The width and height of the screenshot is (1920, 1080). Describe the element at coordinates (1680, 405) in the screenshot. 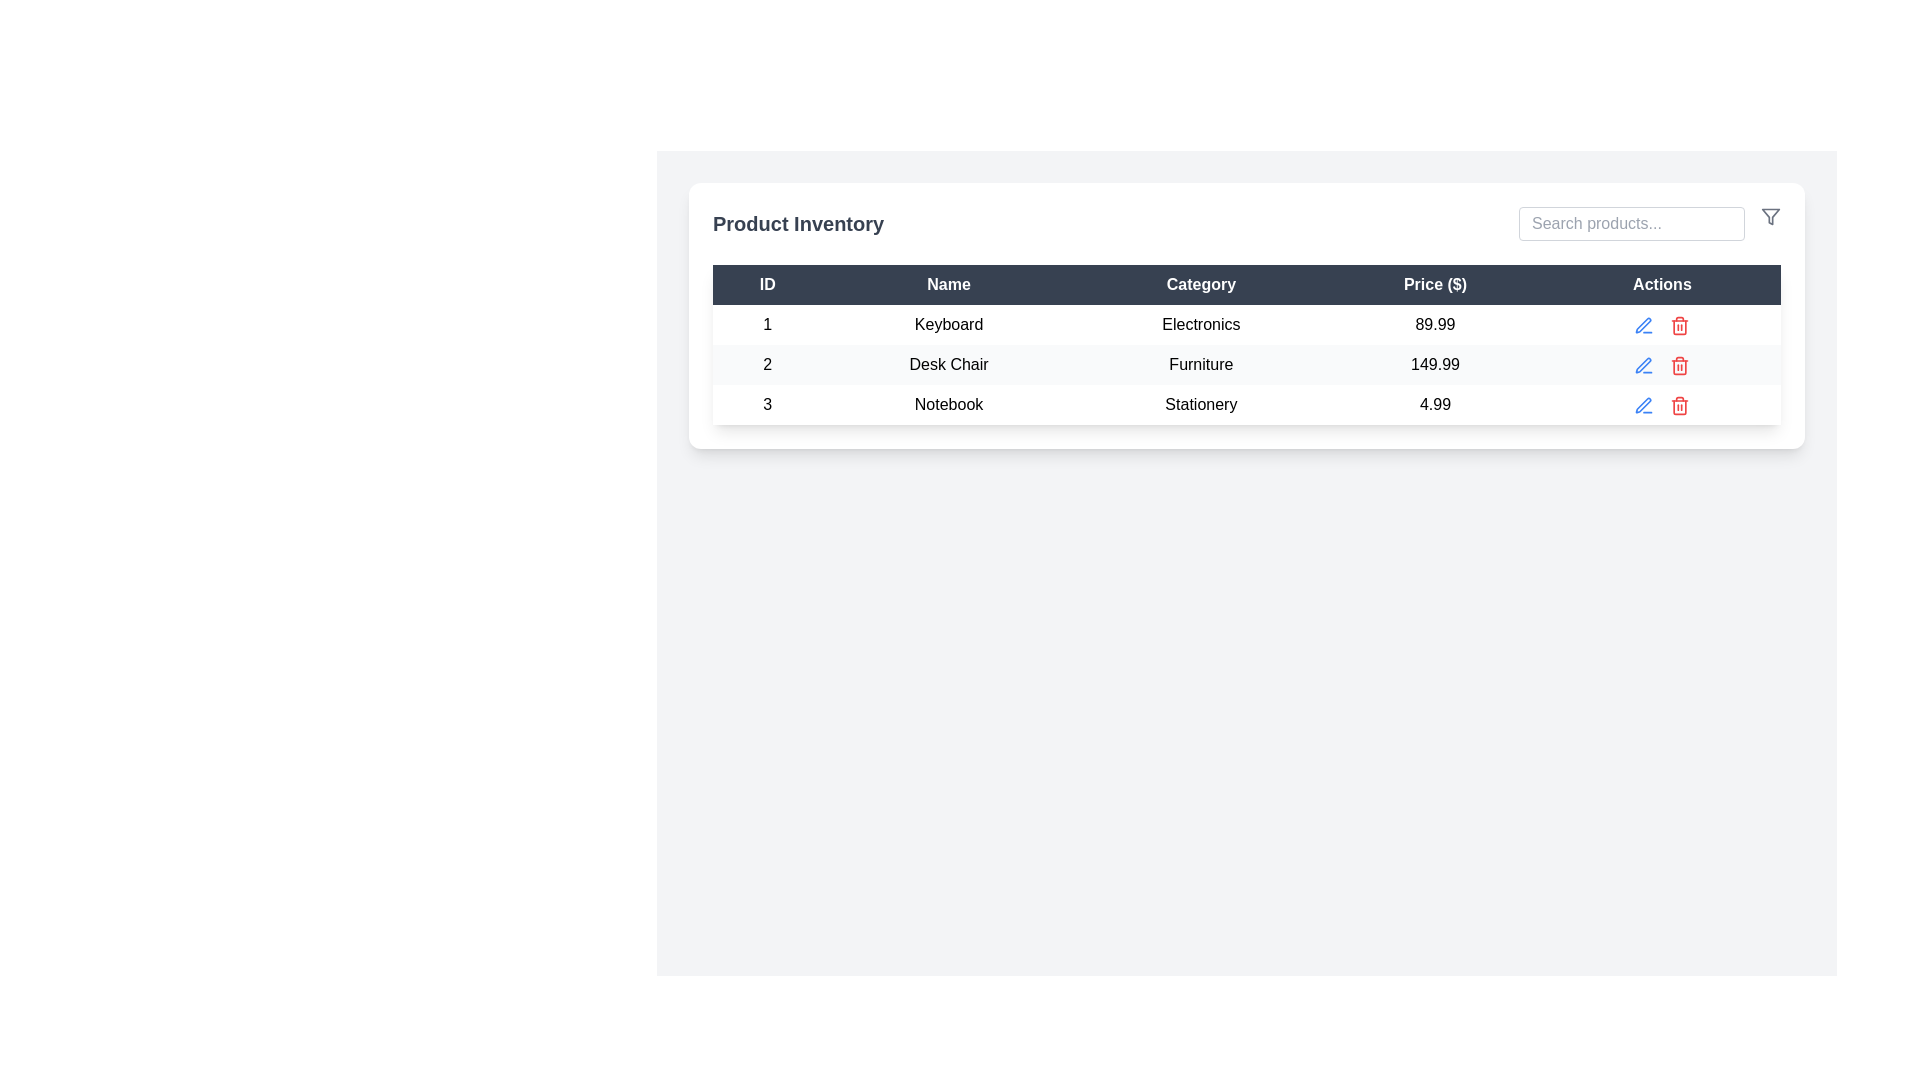

I see `the red trash can icon button located in the last column of the third row in the data table` at that location.